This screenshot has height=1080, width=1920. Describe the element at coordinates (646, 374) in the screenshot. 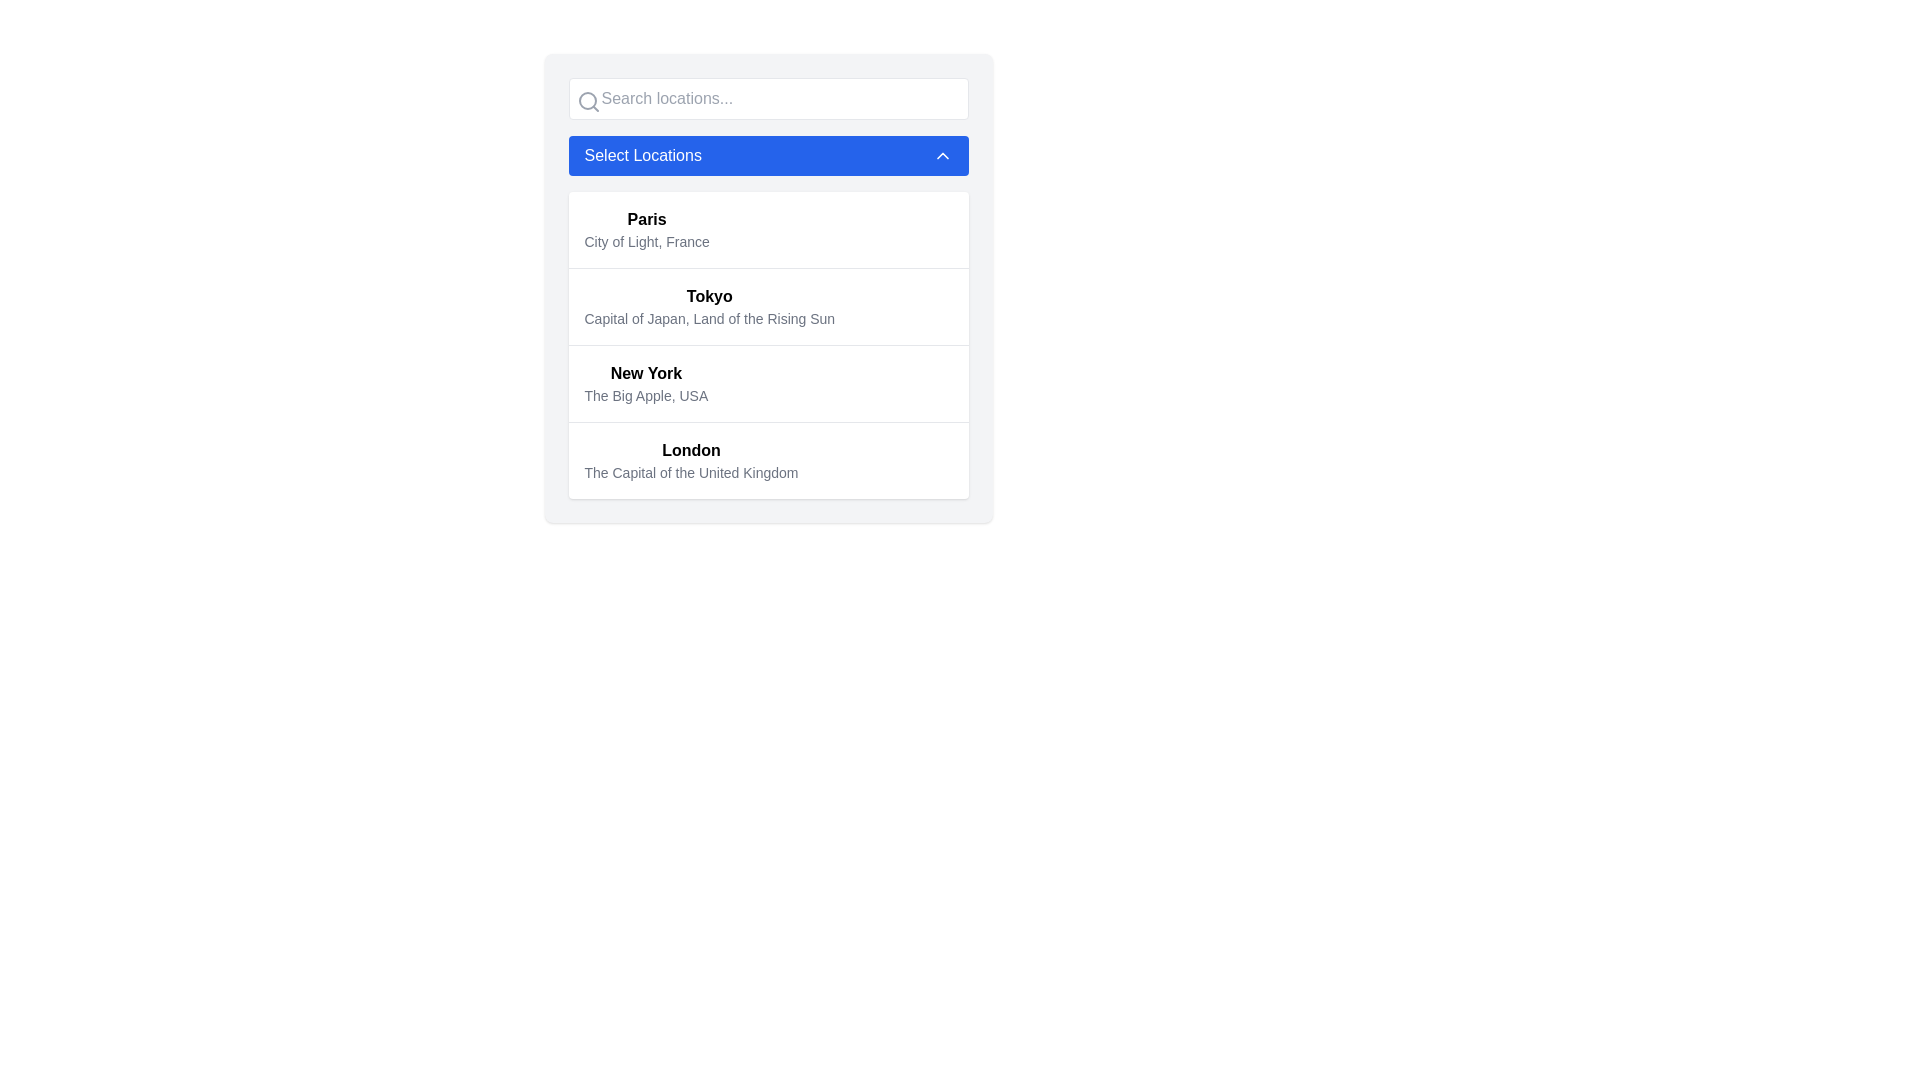

I see `the 'New York' text label` at that location.